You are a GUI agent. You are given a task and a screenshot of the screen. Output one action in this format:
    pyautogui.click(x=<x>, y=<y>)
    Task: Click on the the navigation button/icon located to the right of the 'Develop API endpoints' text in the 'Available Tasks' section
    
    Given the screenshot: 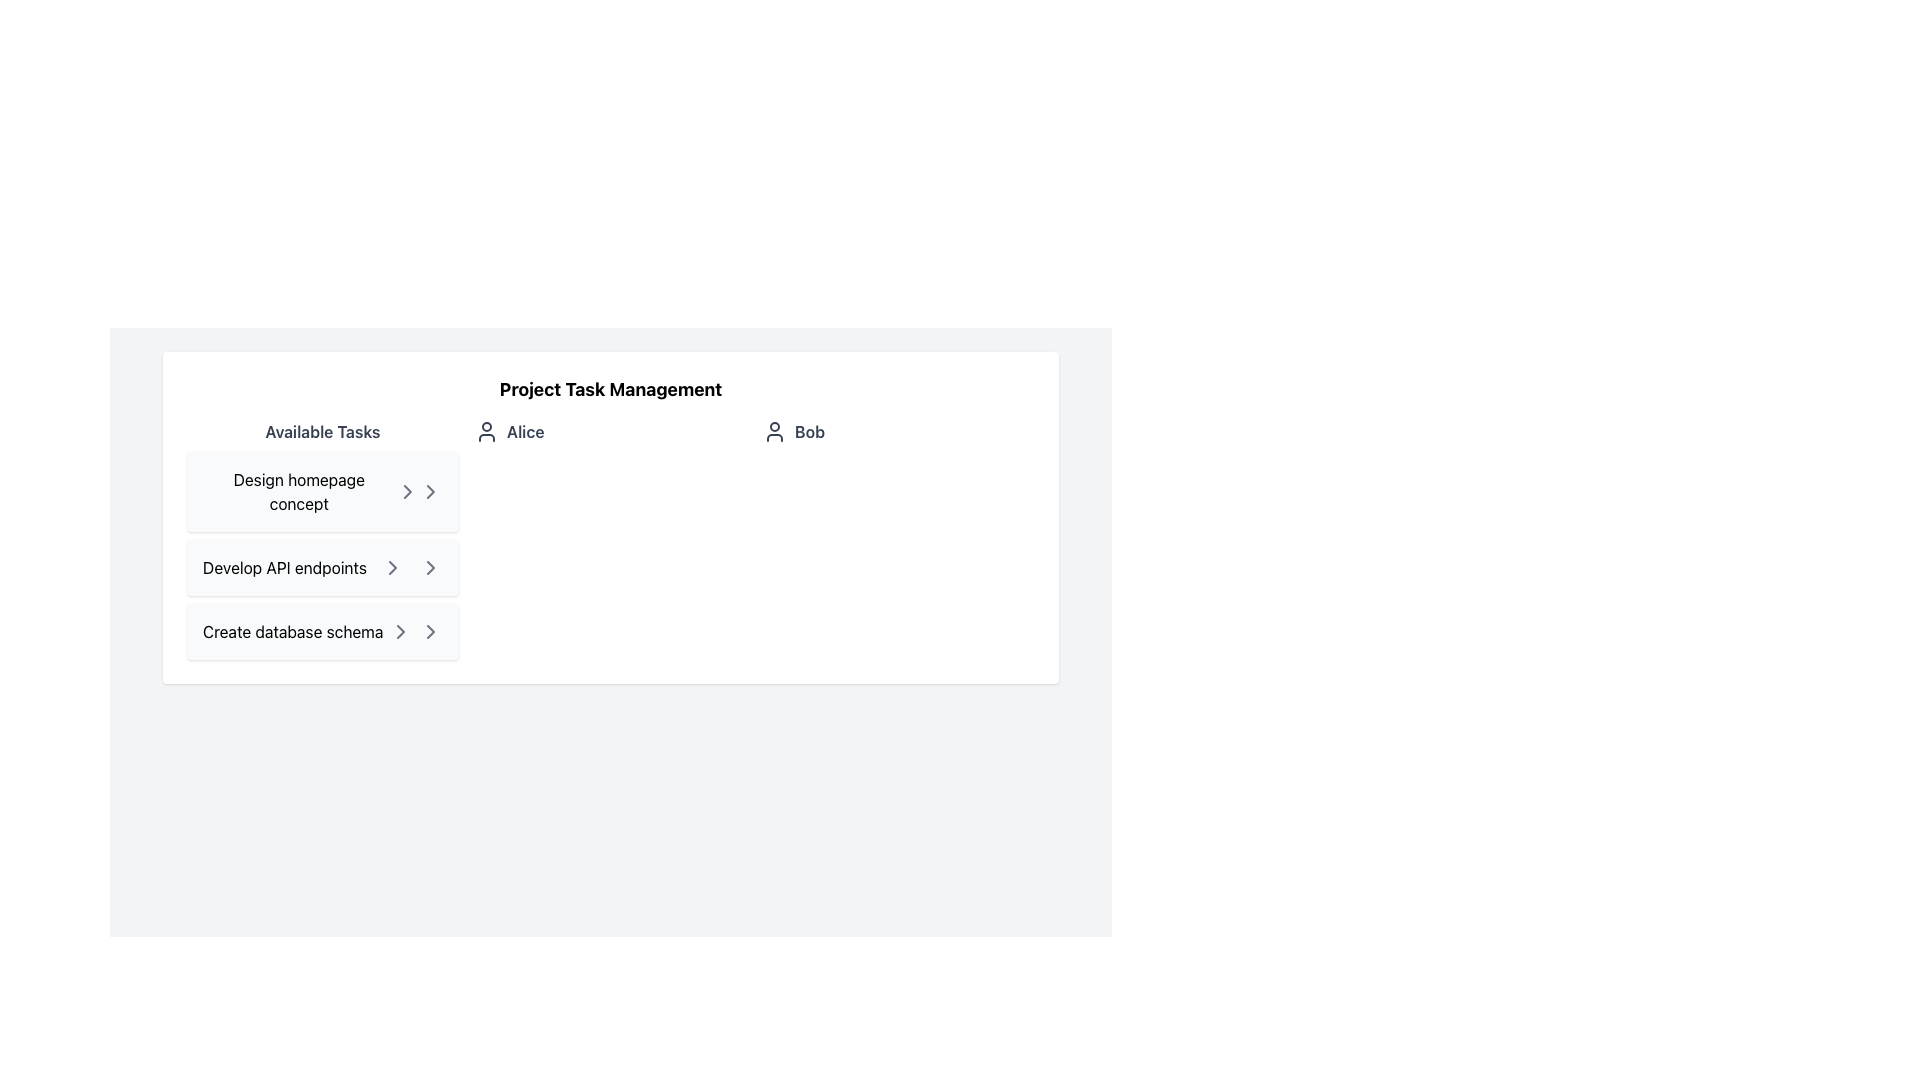 What is the action you would take?
    pyautogui.click(x=393, y=567)
    